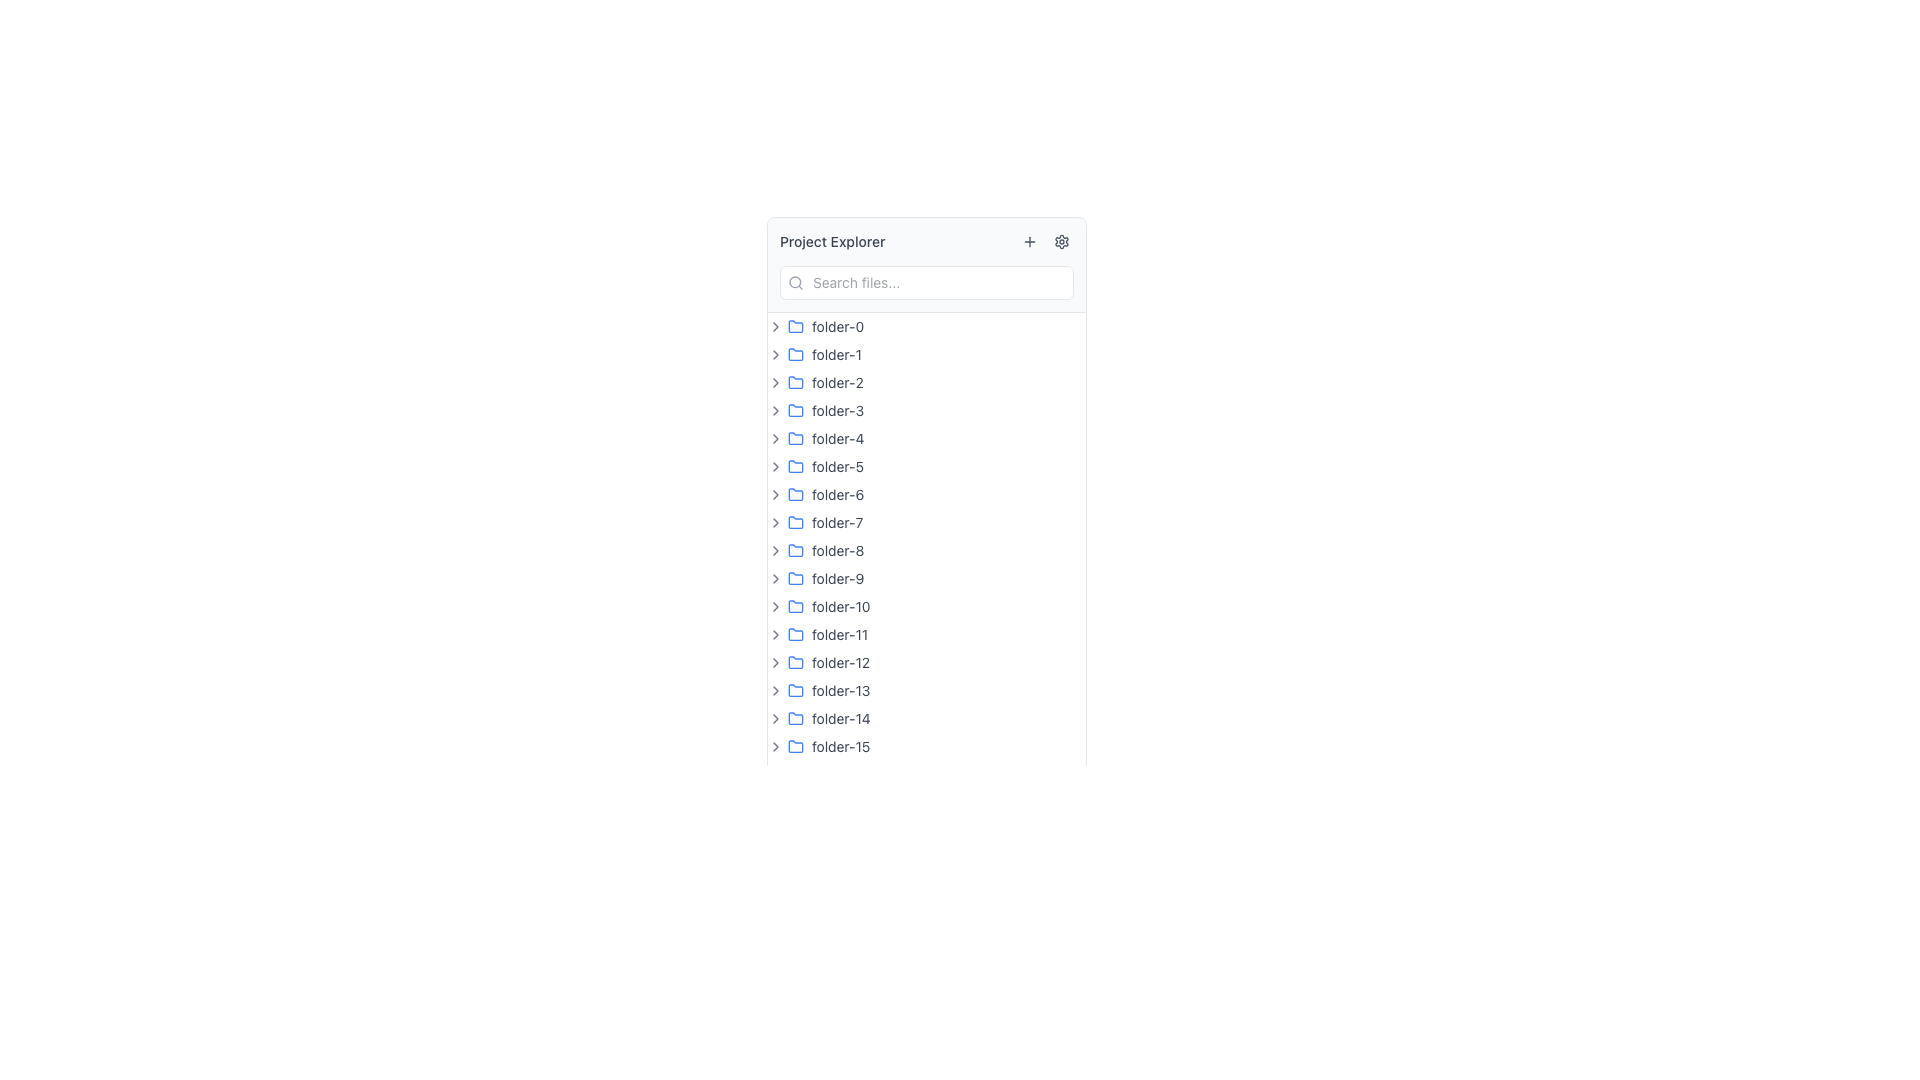  Describe the element at coordinates (775, 551) in the screenshot. I see `the small rightward arrow icon, styled in gray, located to the left of the blue folder icon associated with the 'folder-8' entry in the list` at that location.